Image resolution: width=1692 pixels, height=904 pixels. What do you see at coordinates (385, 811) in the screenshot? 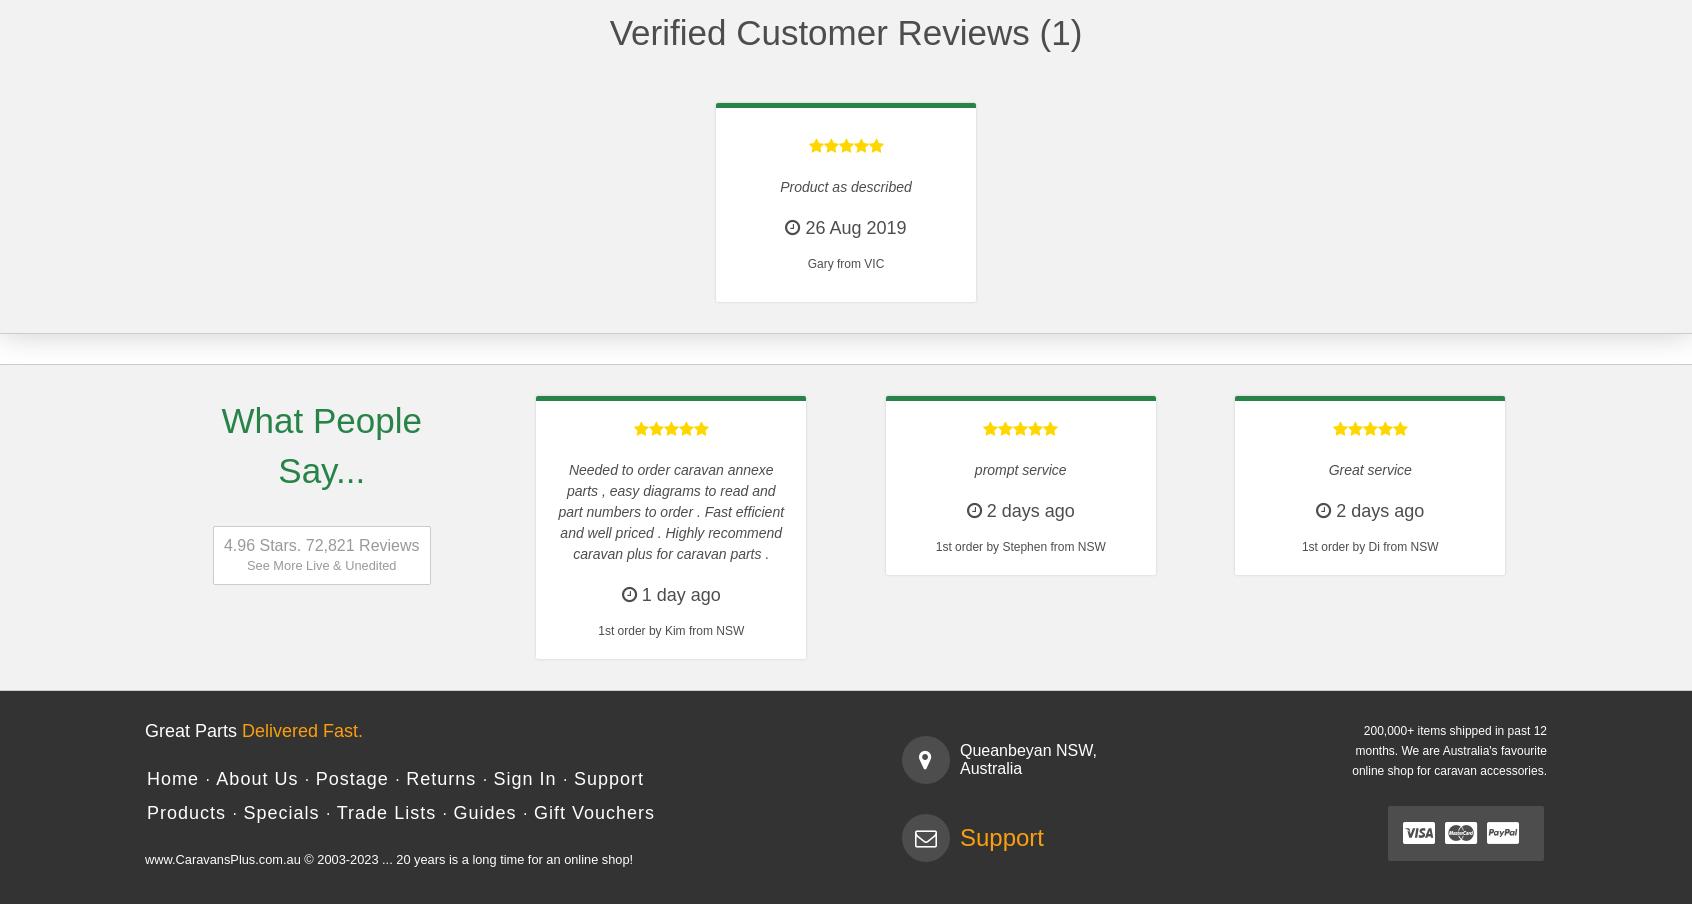
I see `'Trade Lists'` at bounding box center [385, 811].